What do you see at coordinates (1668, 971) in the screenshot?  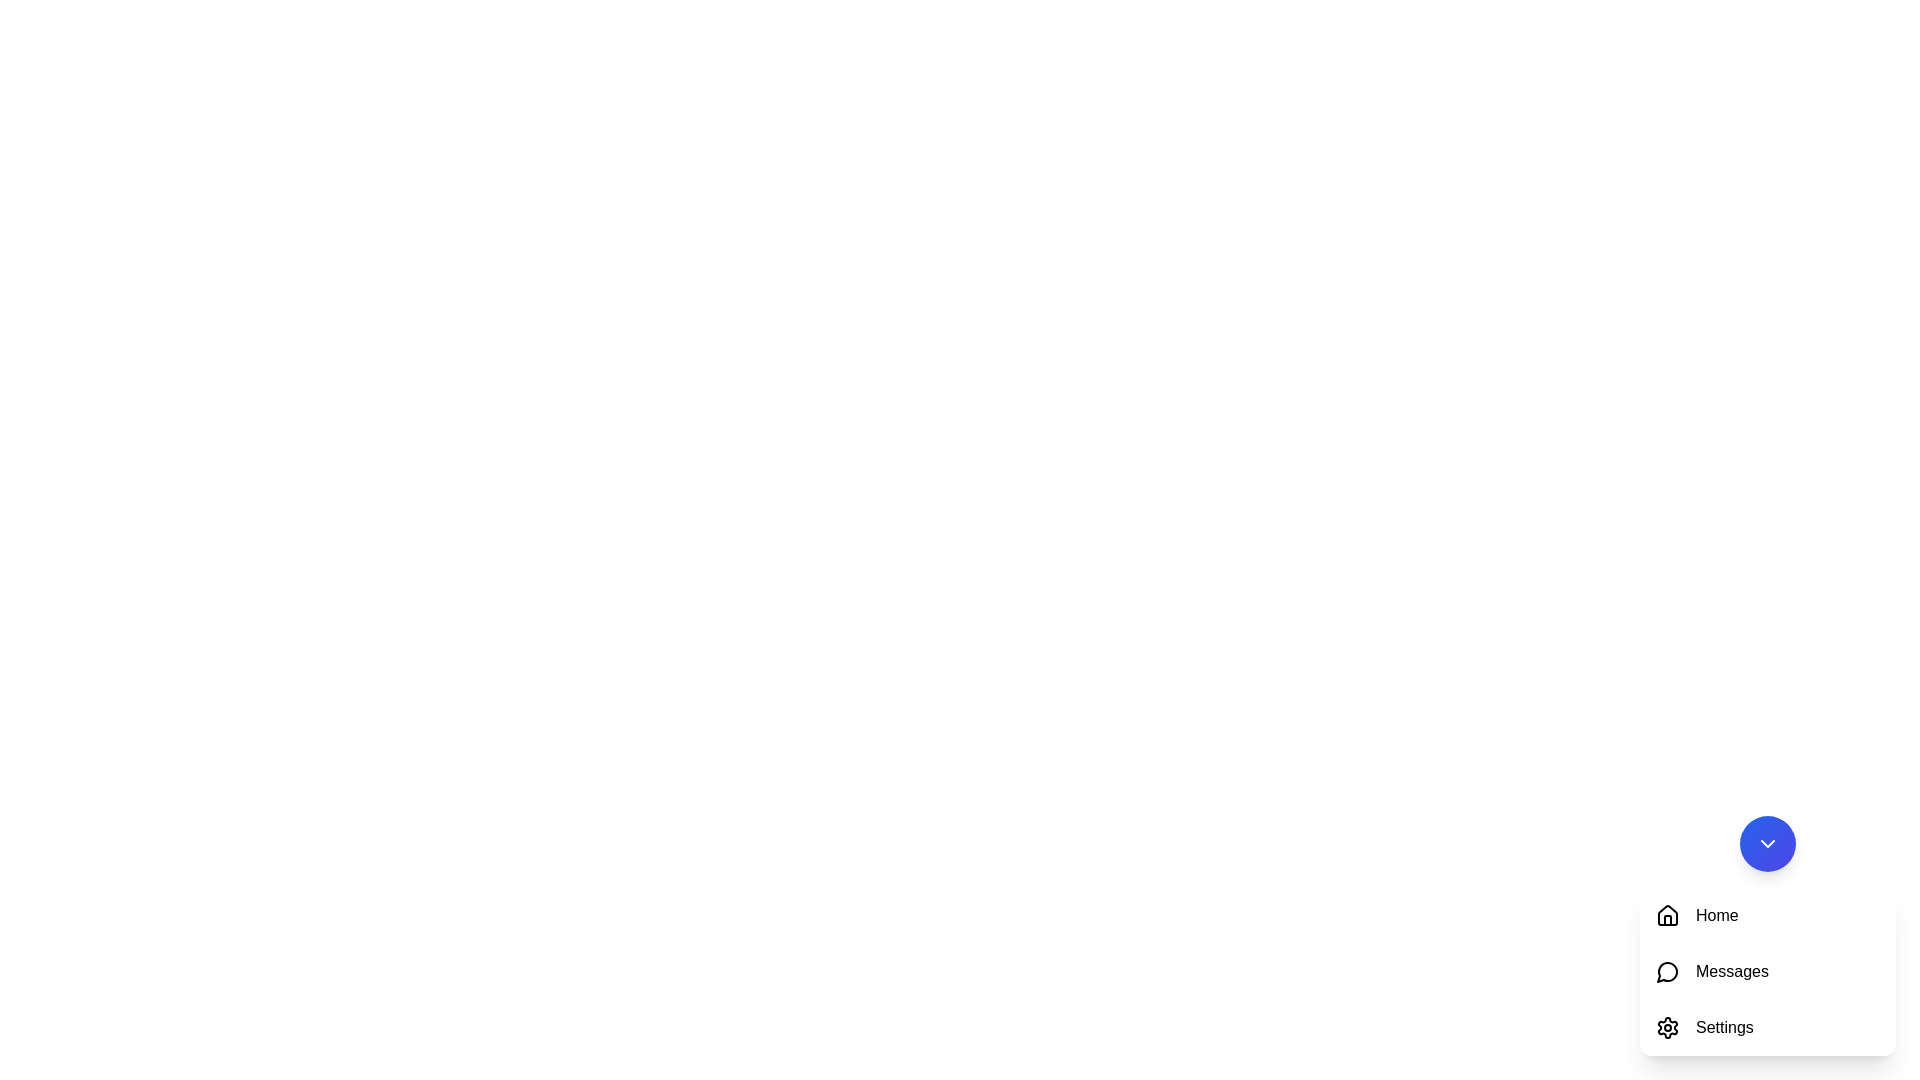 I see `the 'Messages' icon located to the left of the text 'Messages'` at bounding box center [1668, 971].